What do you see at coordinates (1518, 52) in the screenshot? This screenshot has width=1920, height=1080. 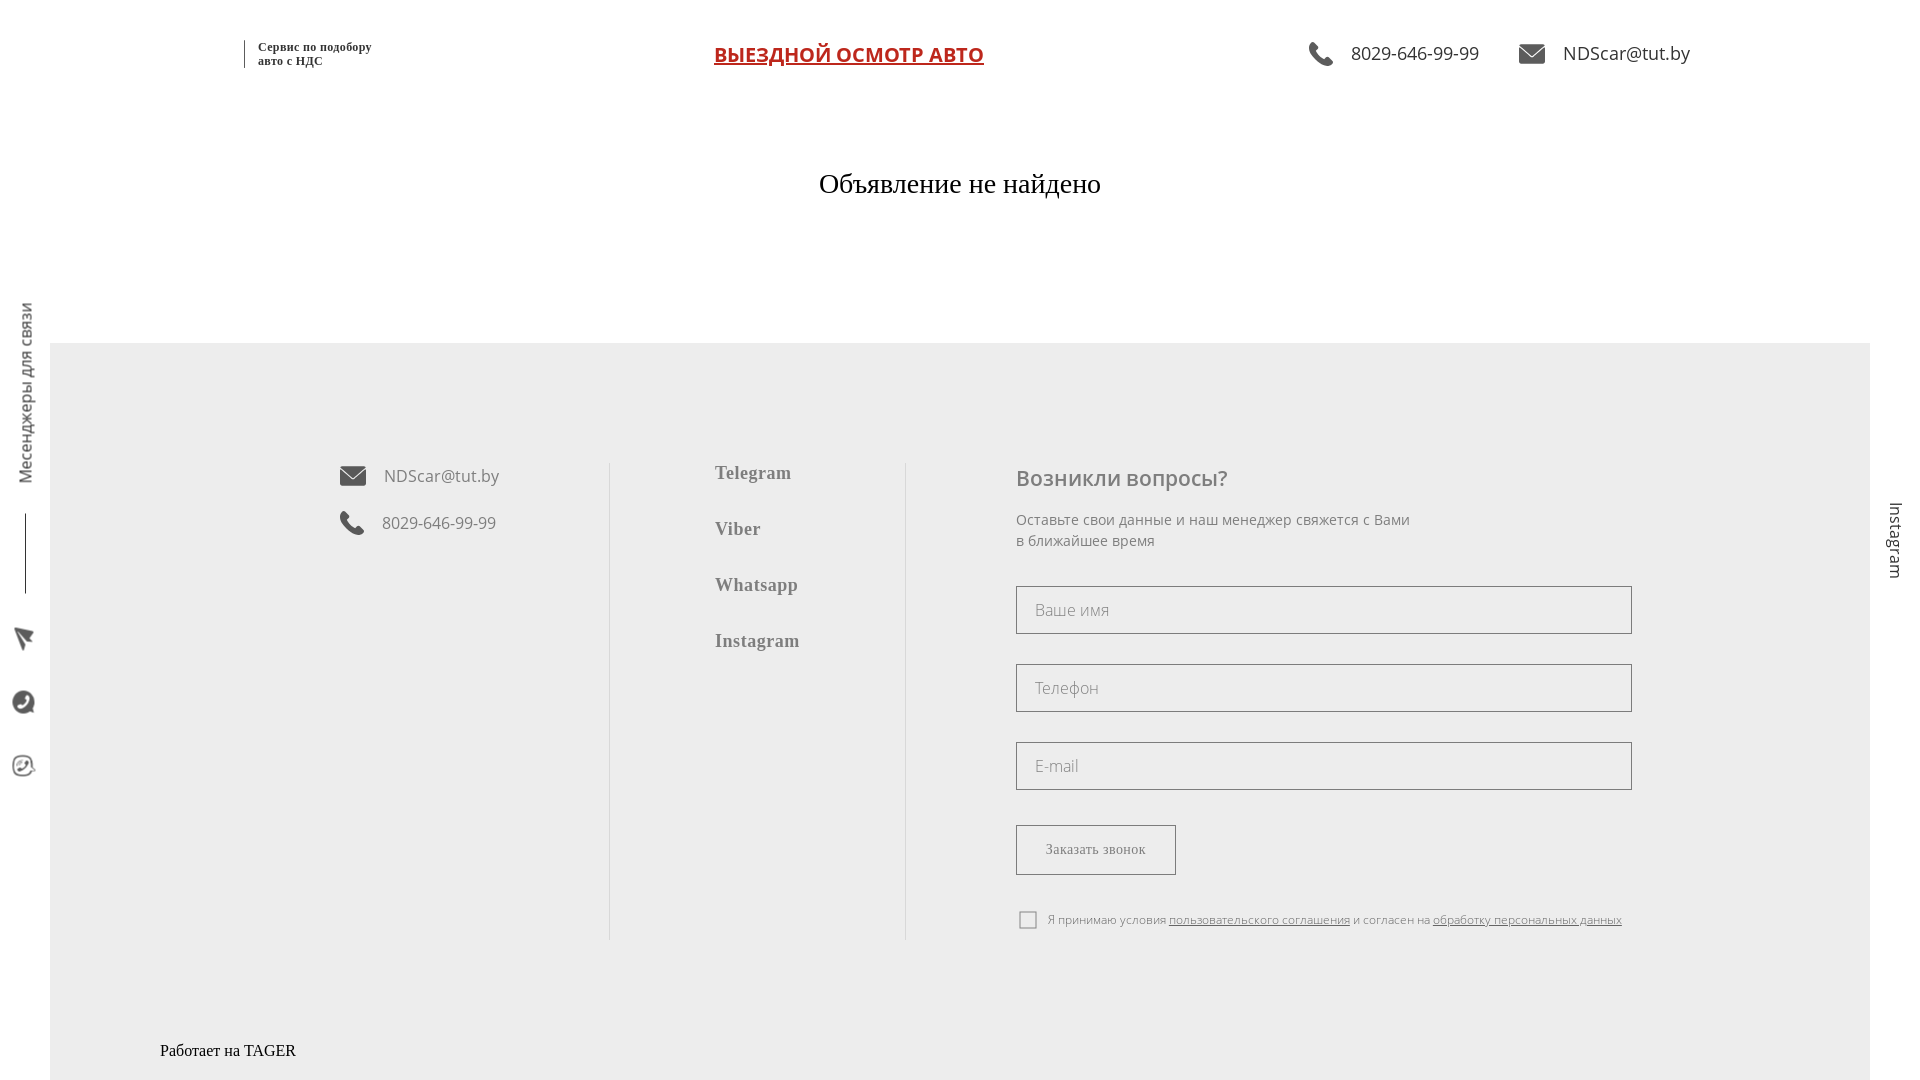 I see `'NDScar@tut.by'` at bounding box center [1518, 52].